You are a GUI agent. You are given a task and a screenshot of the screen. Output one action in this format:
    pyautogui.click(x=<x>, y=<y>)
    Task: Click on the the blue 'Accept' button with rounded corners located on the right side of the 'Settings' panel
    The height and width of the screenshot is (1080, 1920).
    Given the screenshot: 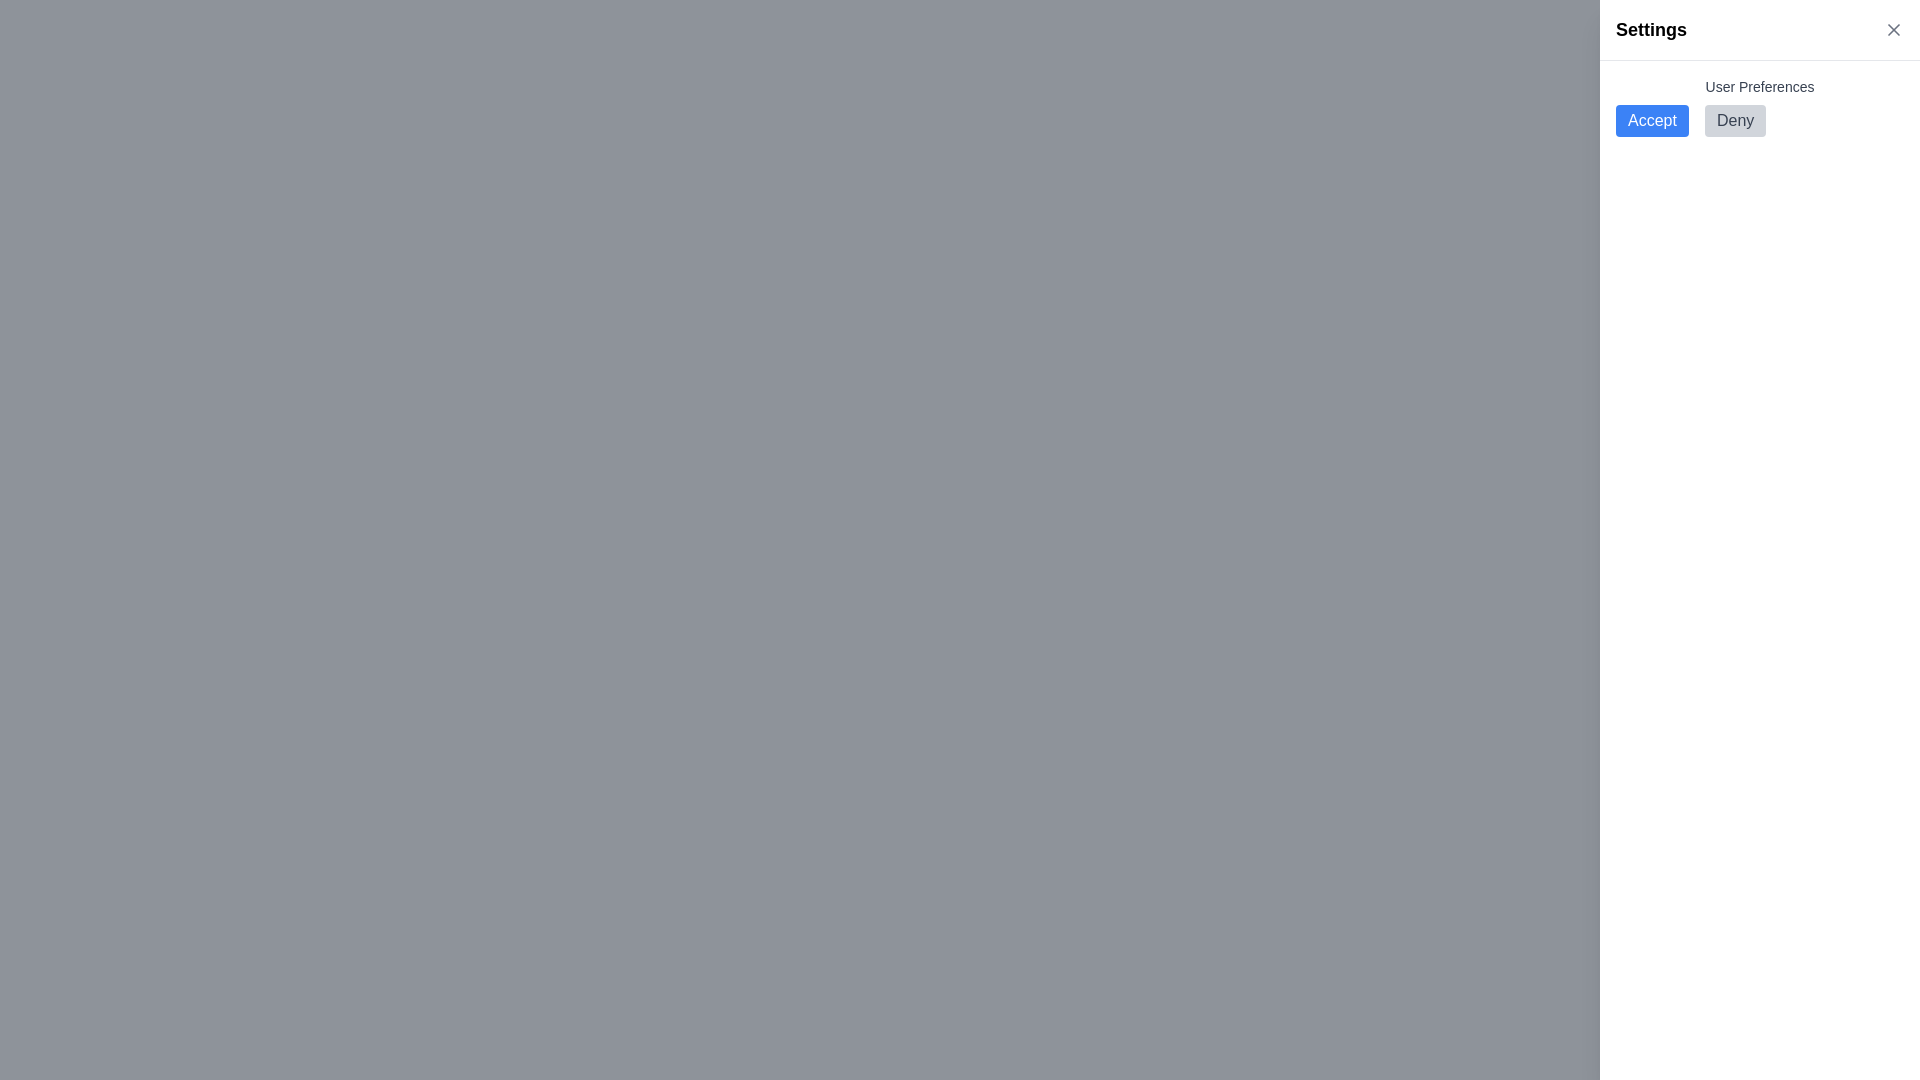 What is the action you would take?
    pyautogui.click(x=1652, y=120)
    